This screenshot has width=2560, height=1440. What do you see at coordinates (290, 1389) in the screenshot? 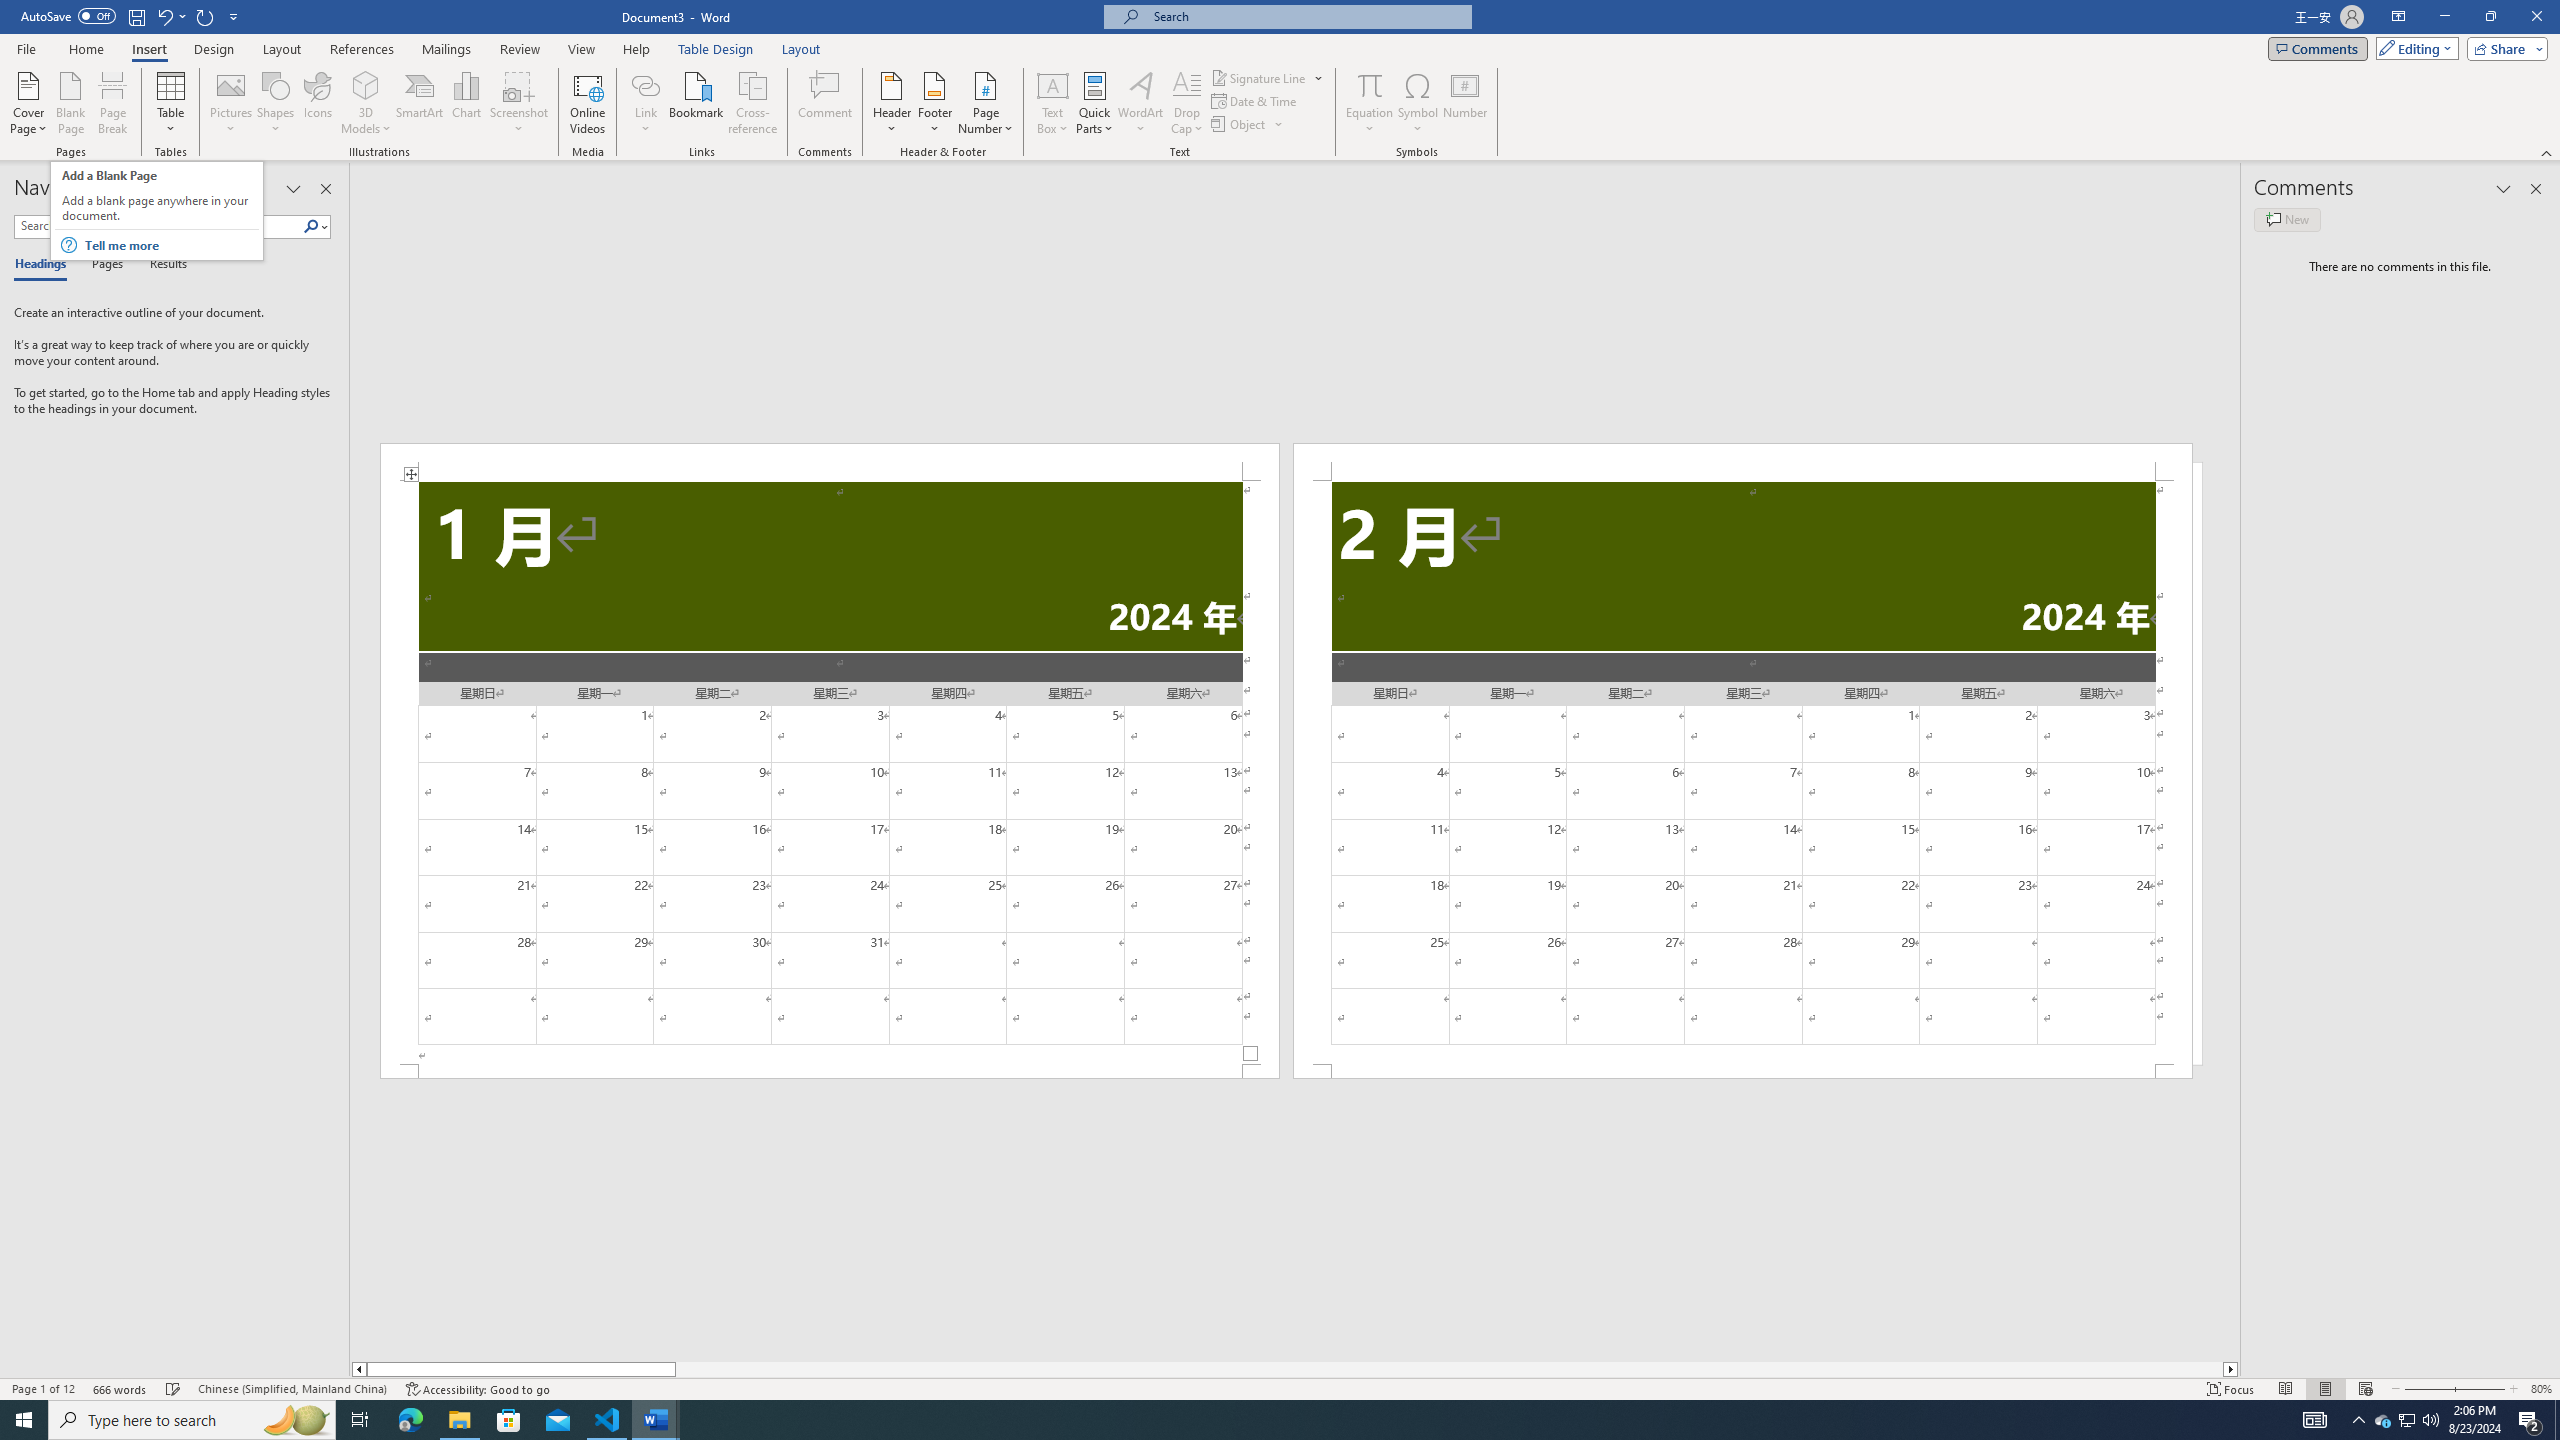
I see `'Language Chinese (Simplified, Mainland China)'` at bounding box center [290, 1389].